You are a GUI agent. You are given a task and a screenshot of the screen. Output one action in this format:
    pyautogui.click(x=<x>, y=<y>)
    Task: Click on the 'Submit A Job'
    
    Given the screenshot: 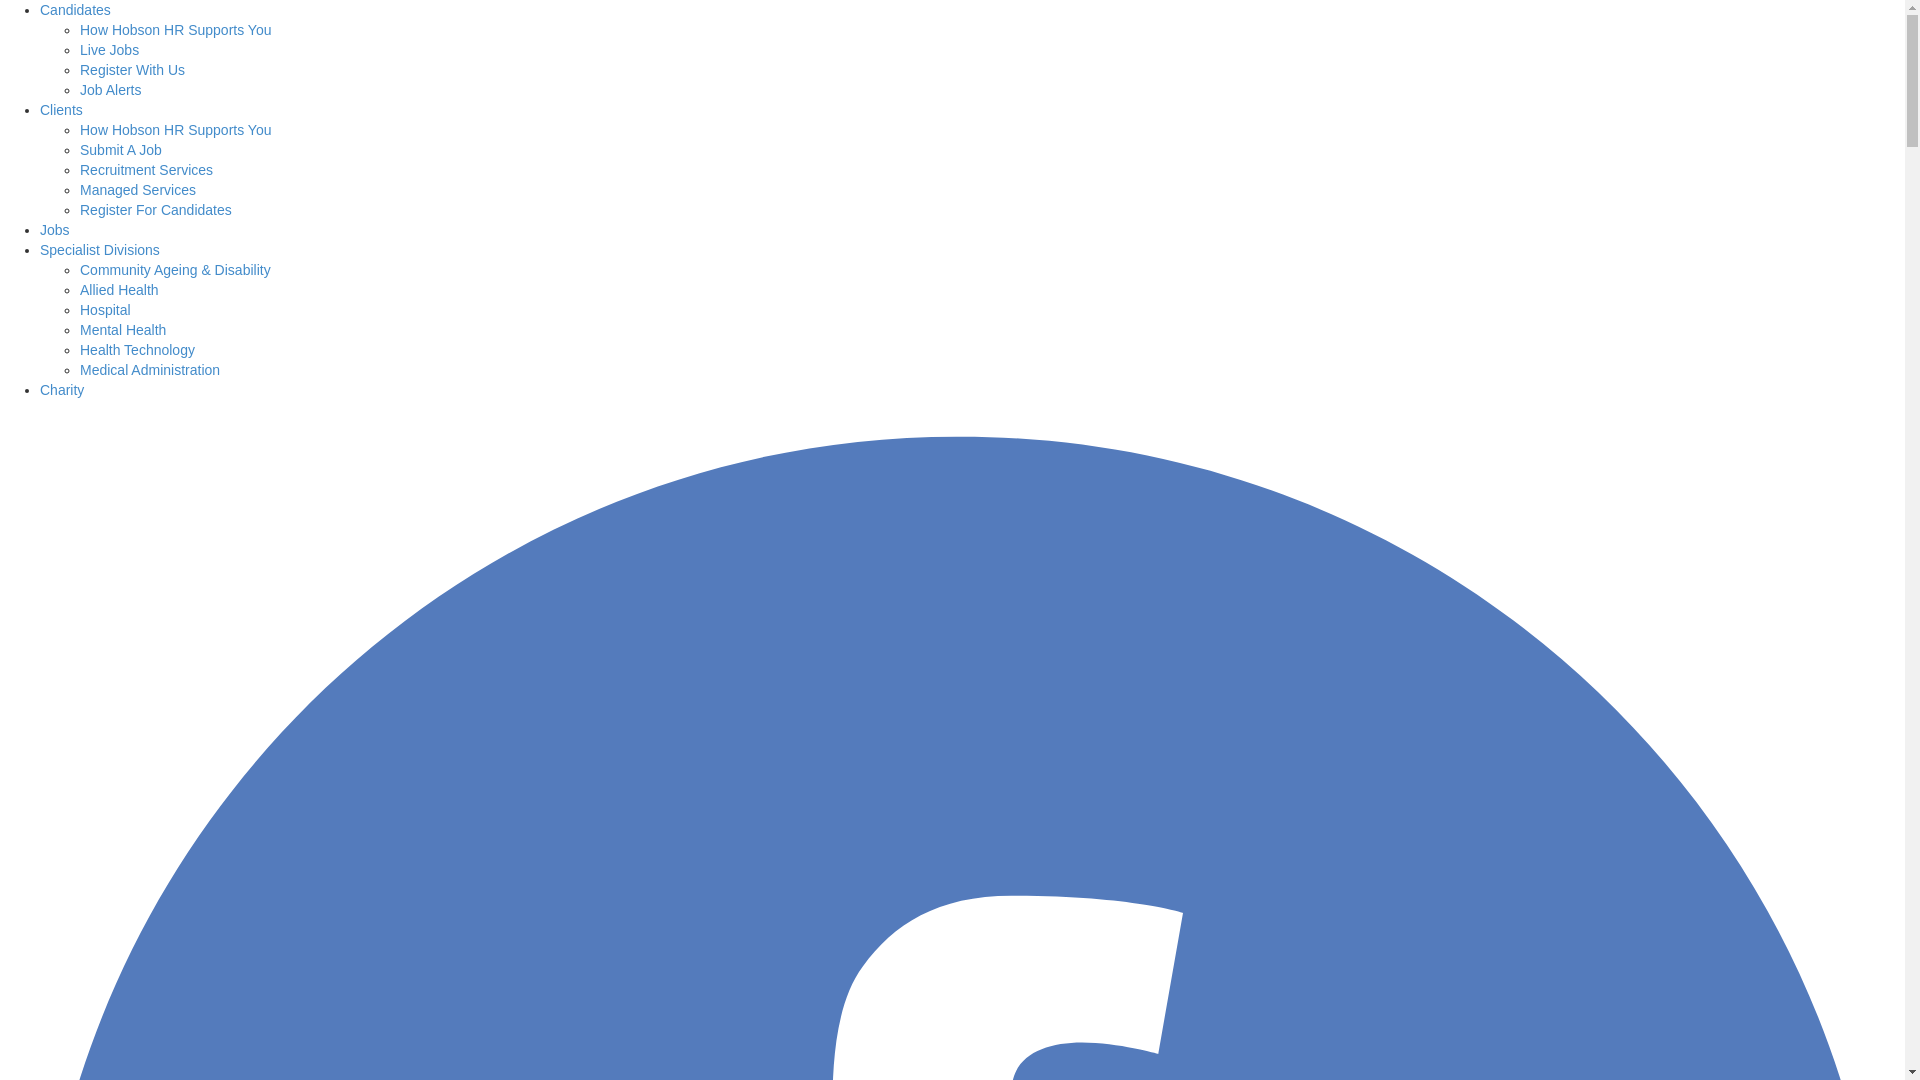 What is the action you would take?
    pyautogui.click(x=80, y=149)
    